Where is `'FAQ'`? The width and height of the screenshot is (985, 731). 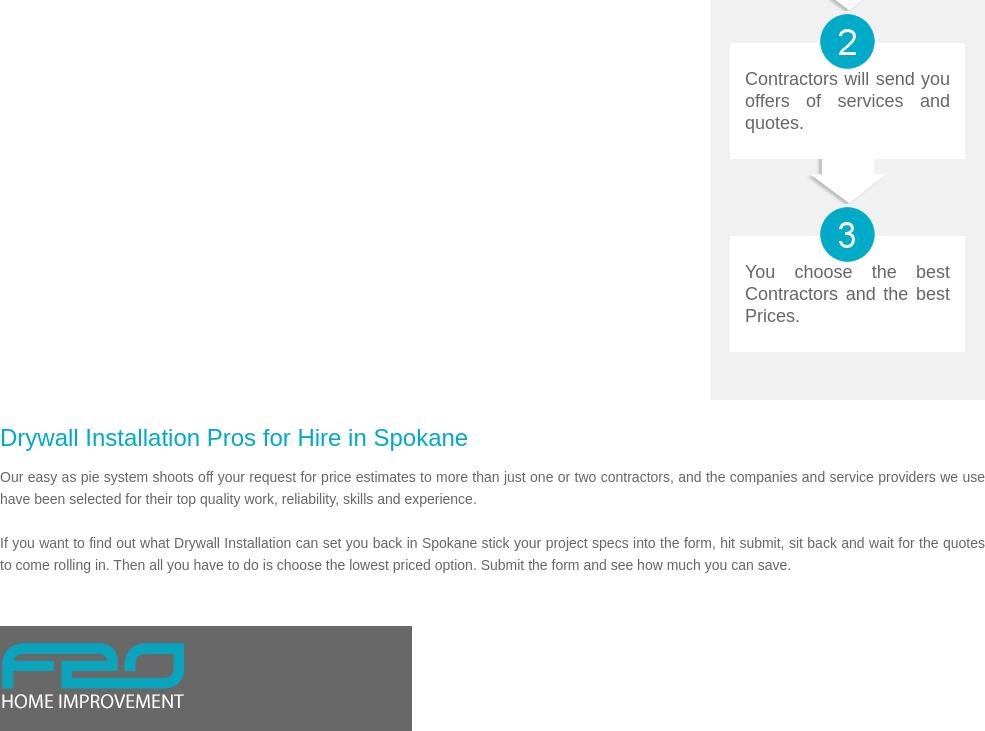
'FAQ' is located at coordinates (759, 660).